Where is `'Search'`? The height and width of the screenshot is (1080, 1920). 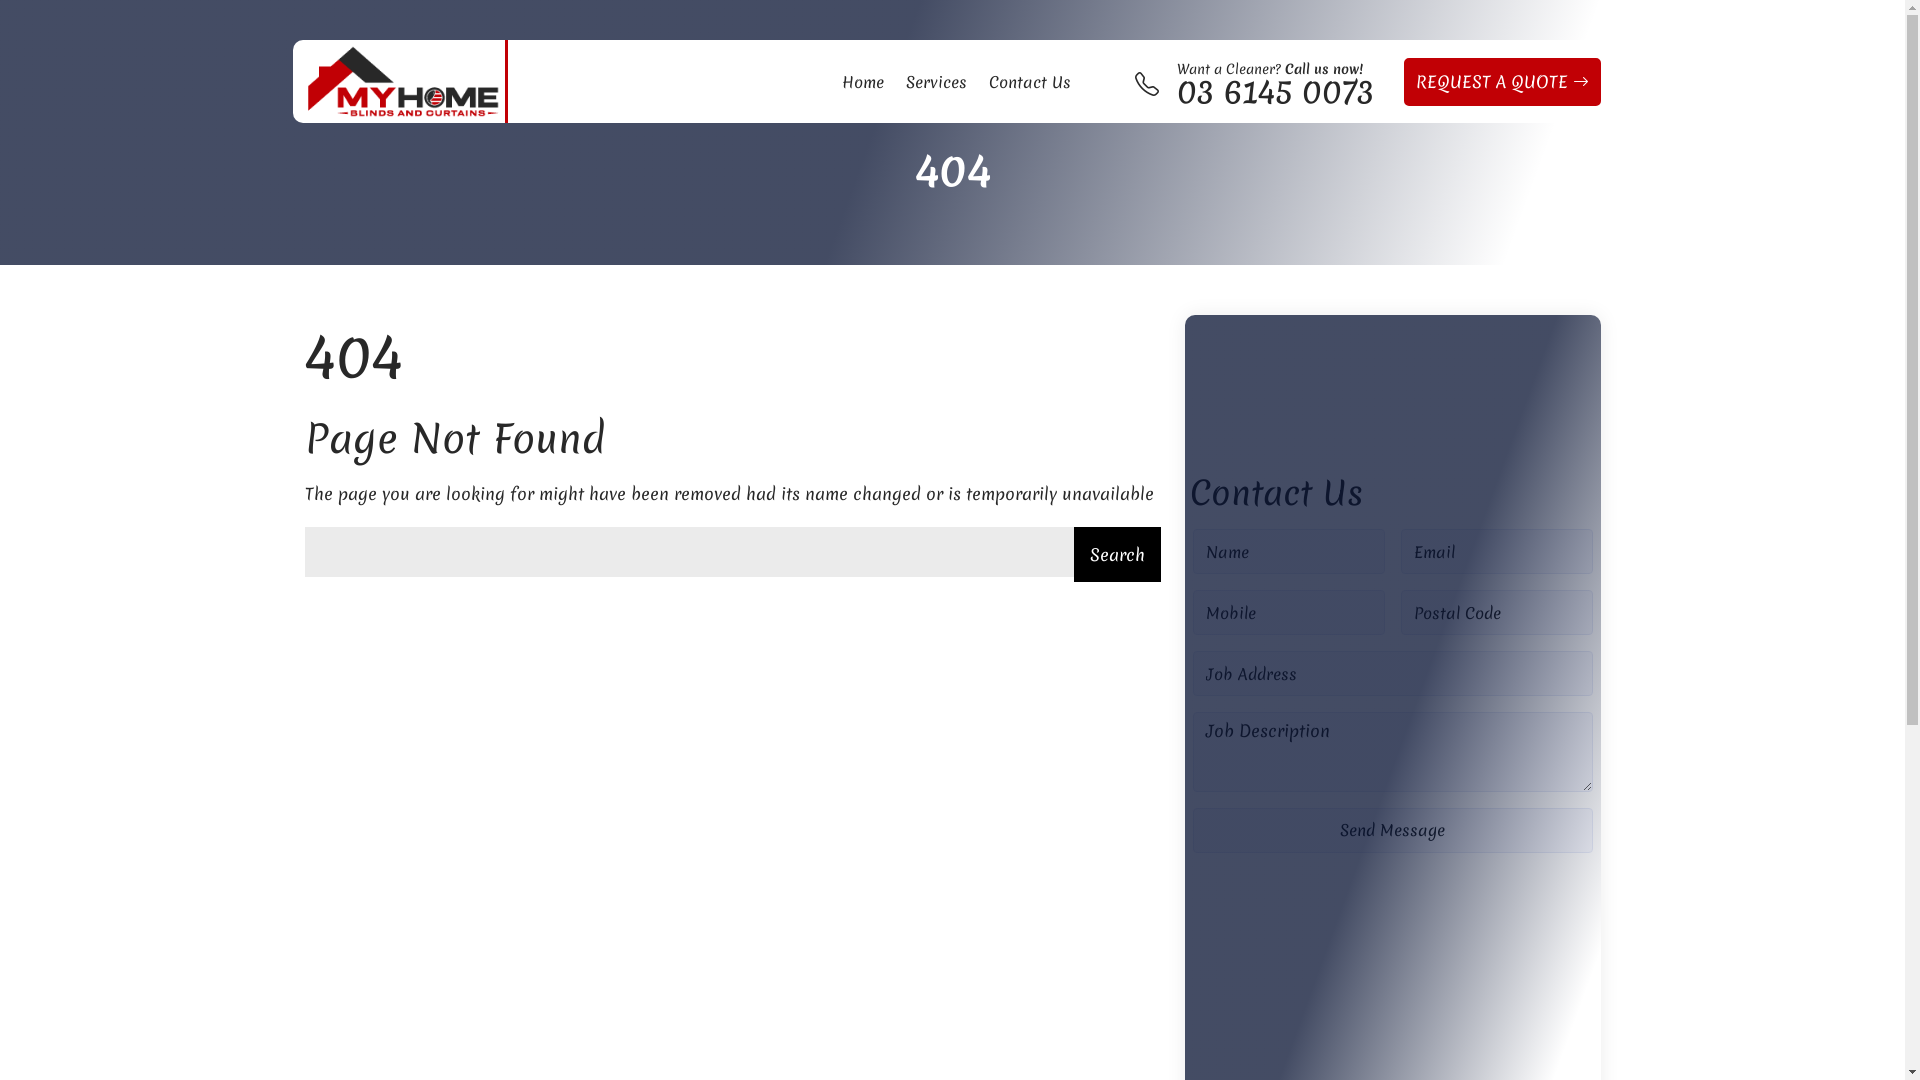
'Search' is located at coordinates (1116, 554).